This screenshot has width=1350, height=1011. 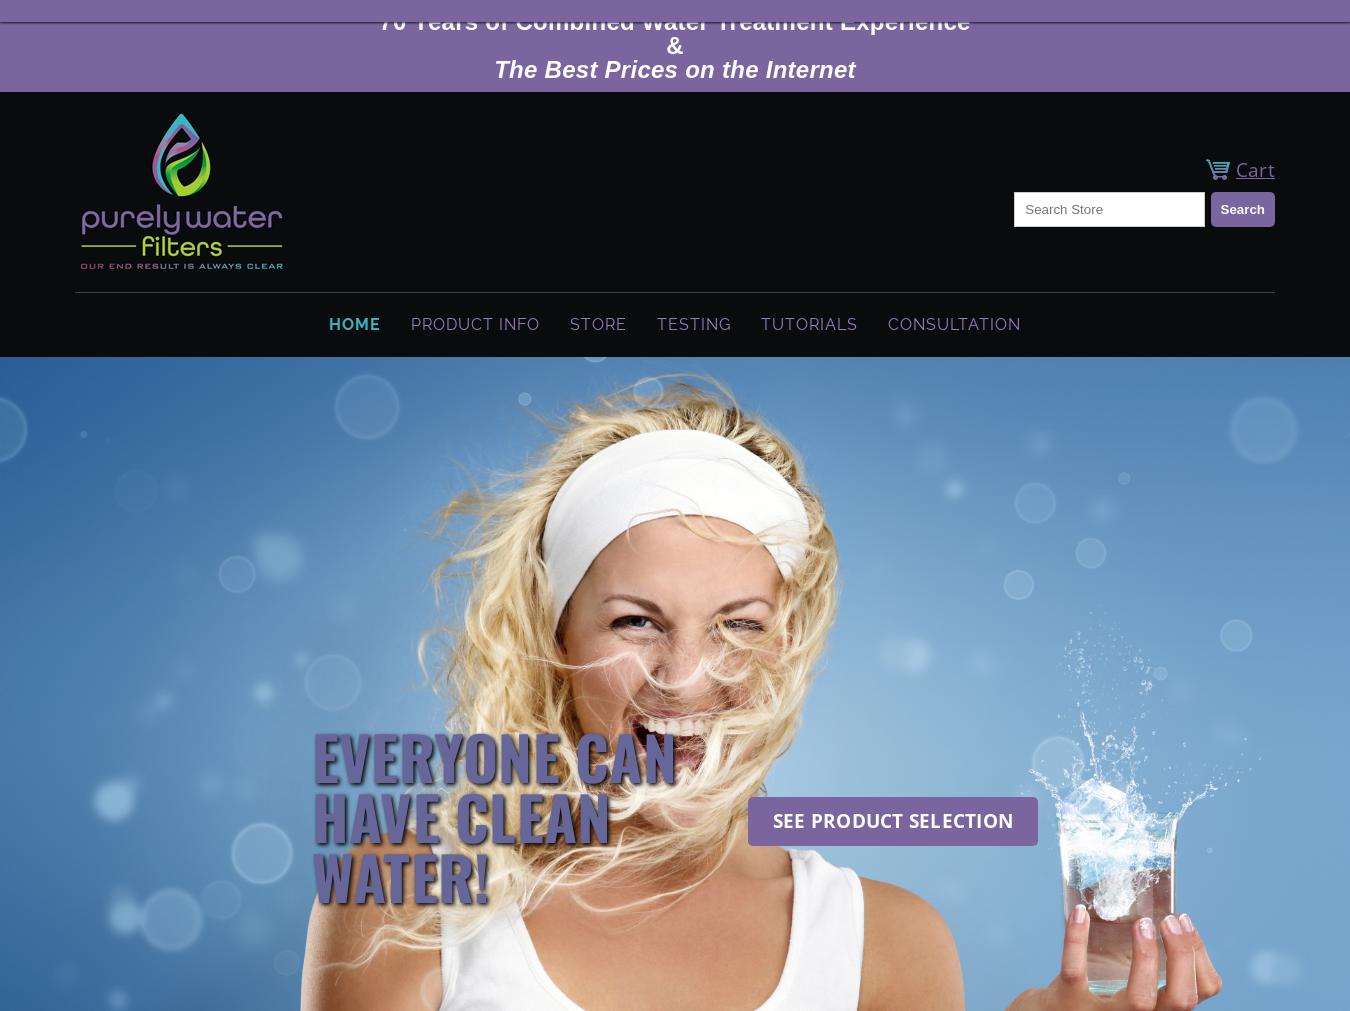 What do you see at coordinates (953, 324) in the screenshot?
I see `'Consultation'` at bounding box center [953, 324].